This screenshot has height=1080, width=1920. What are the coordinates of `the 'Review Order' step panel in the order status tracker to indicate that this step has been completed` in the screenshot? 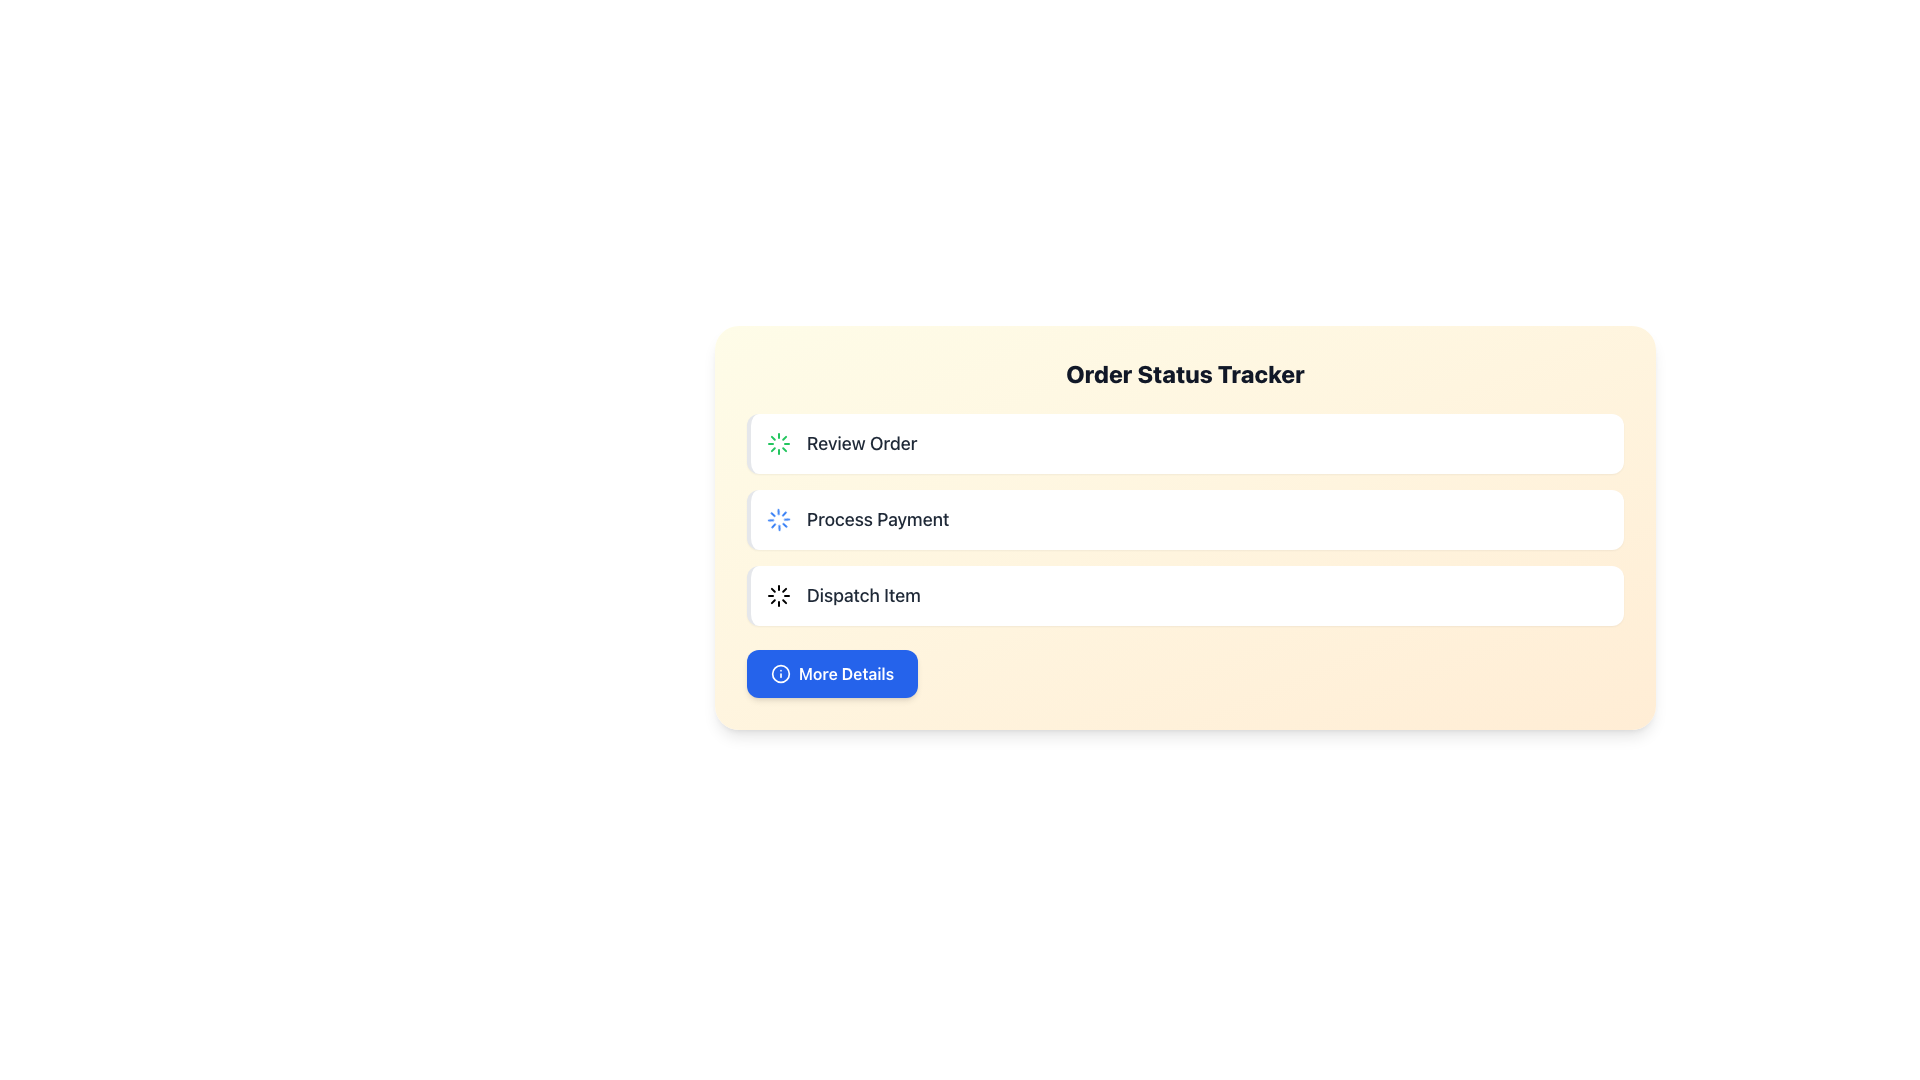 It's located at (1185, 442).